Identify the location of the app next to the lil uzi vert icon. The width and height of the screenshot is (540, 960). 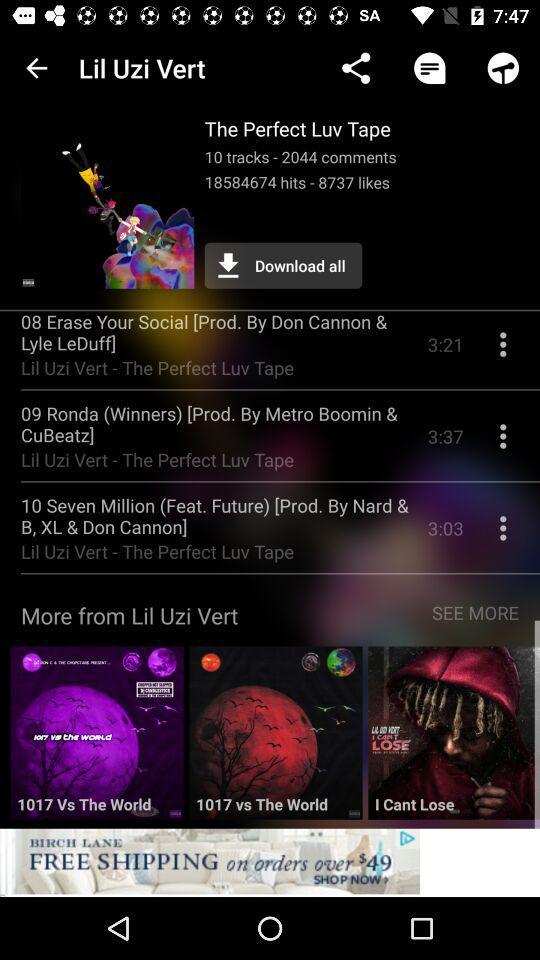
(355, 68).